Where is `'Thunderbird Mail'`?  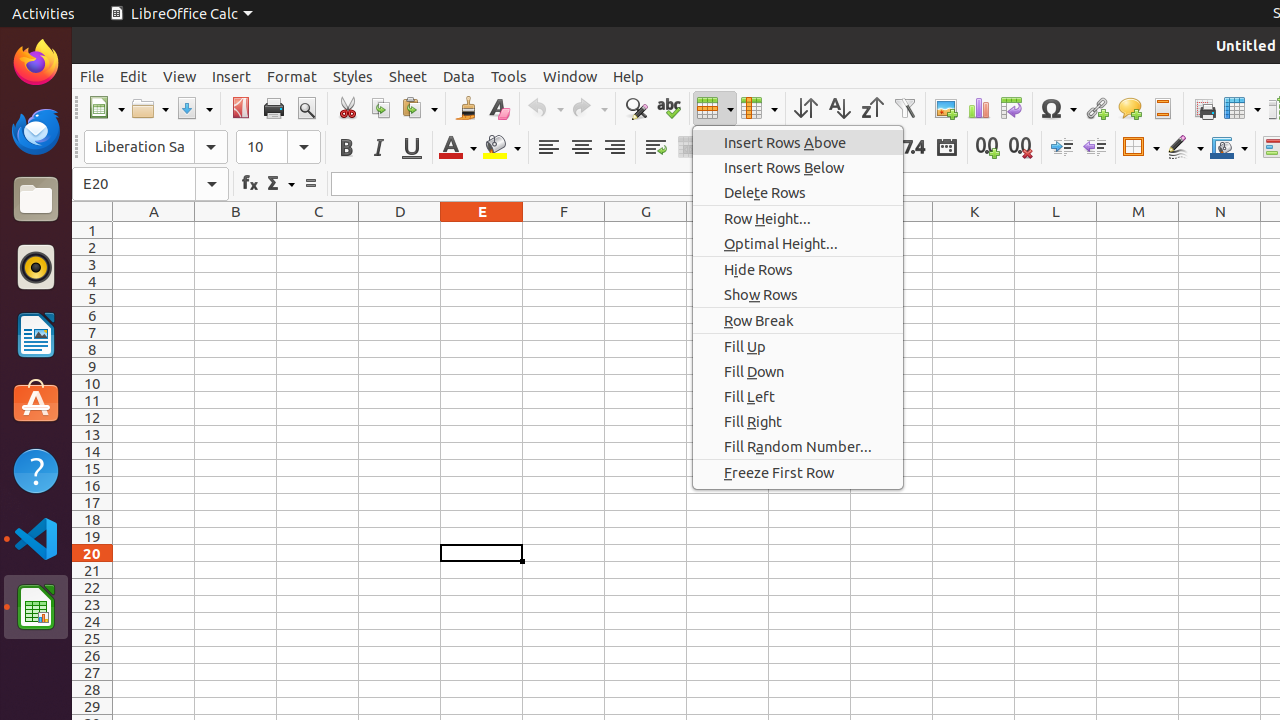
'Thunderbird Mail' is located at coordinates (35, 130).